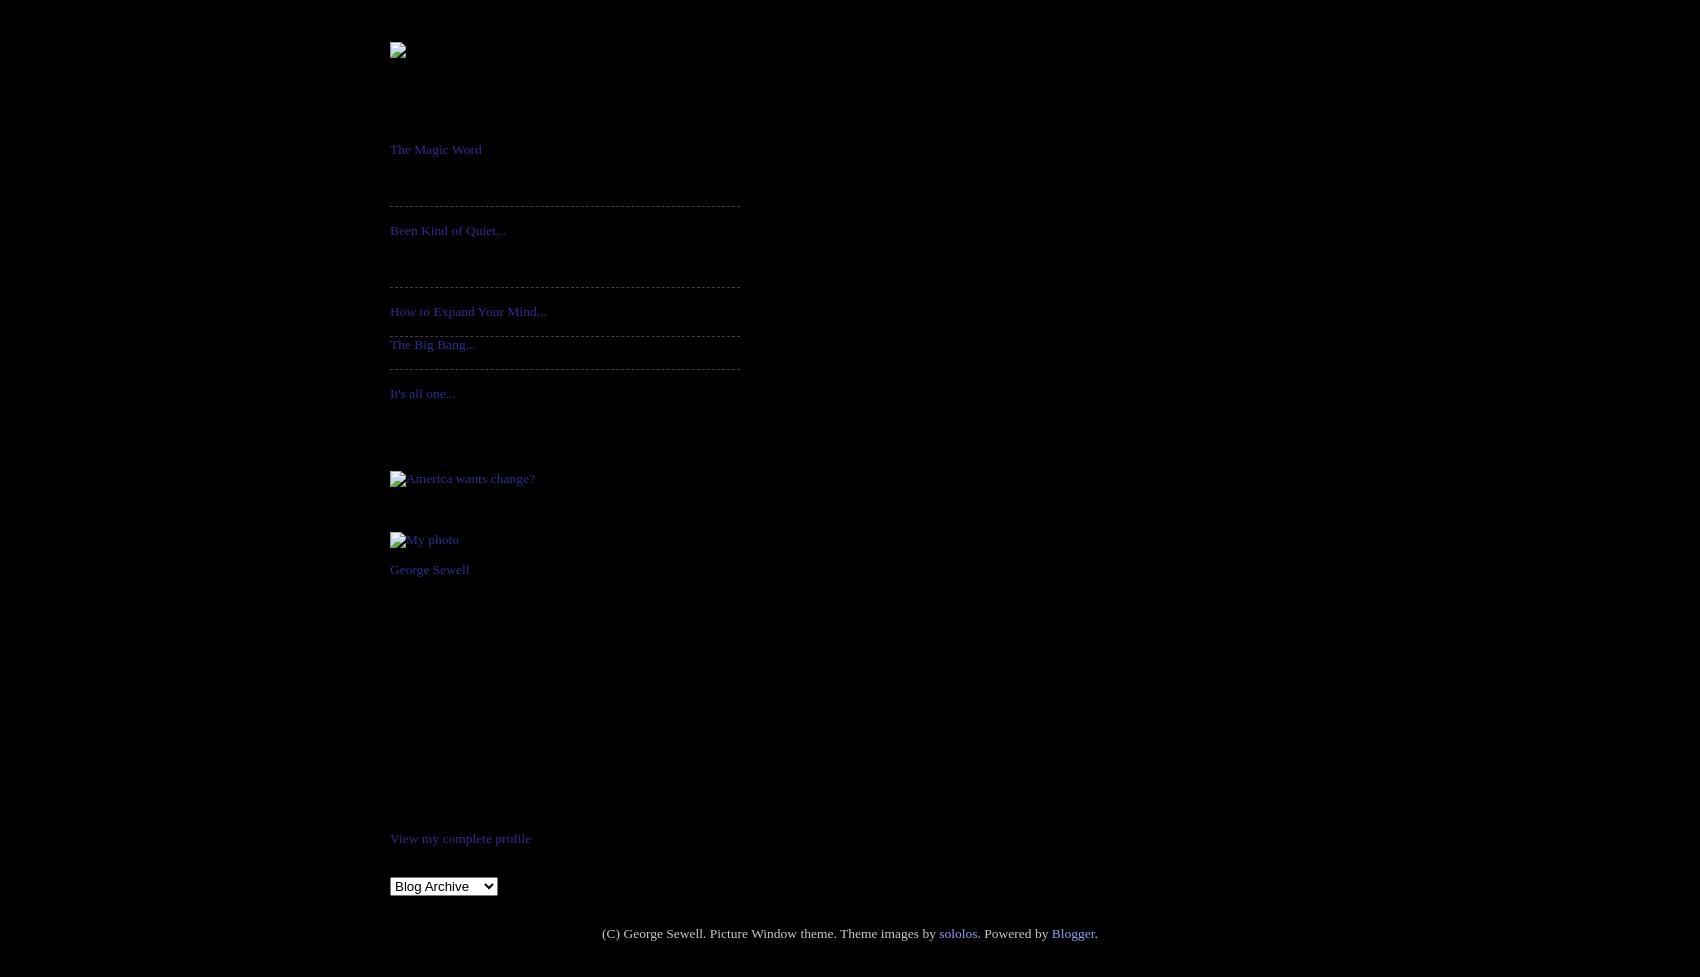 The image size is (1700, 977). What do you see at coordinates (461, 327) in the screenshot?
I see `'...well, this ought to do it.'` at bounding box center [461, 327].